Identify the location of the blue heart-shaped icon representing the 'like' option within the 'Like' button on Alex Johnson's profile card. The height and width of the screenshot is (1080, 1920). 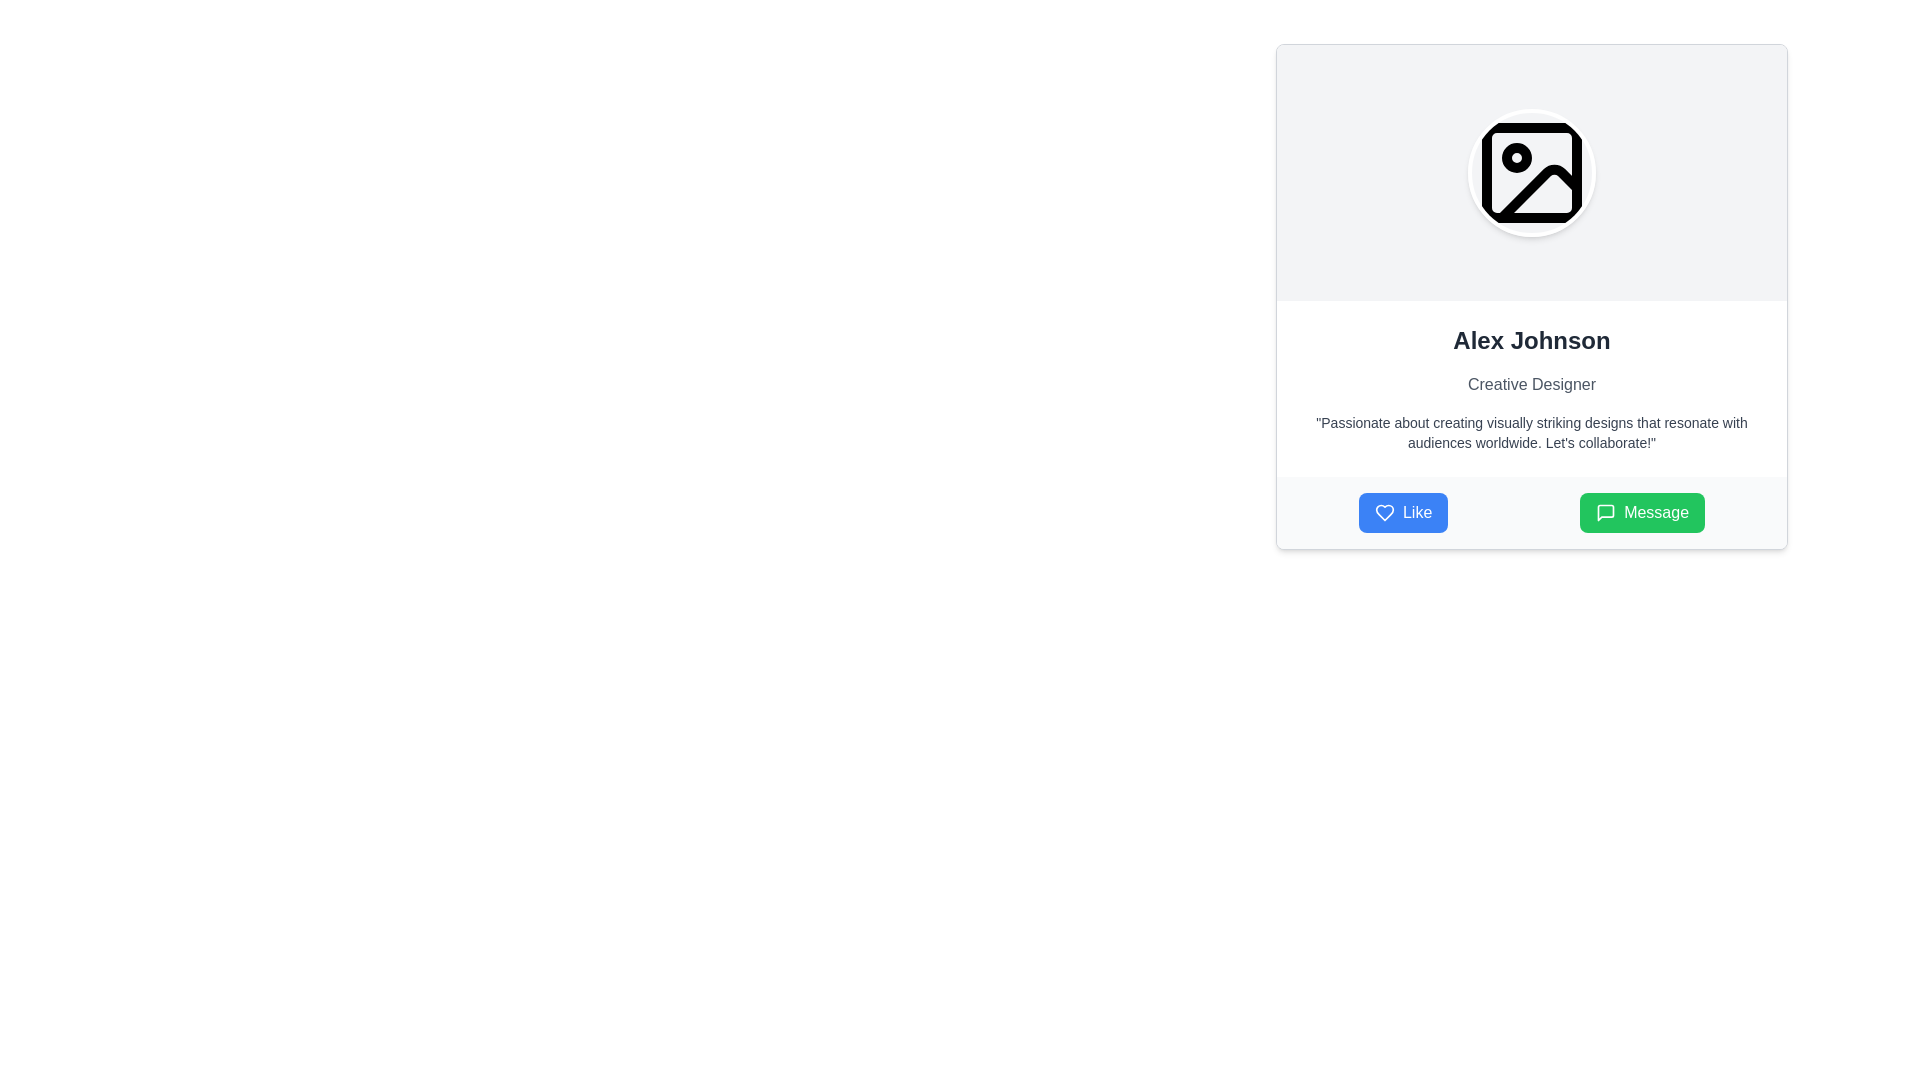
(1383, 512).